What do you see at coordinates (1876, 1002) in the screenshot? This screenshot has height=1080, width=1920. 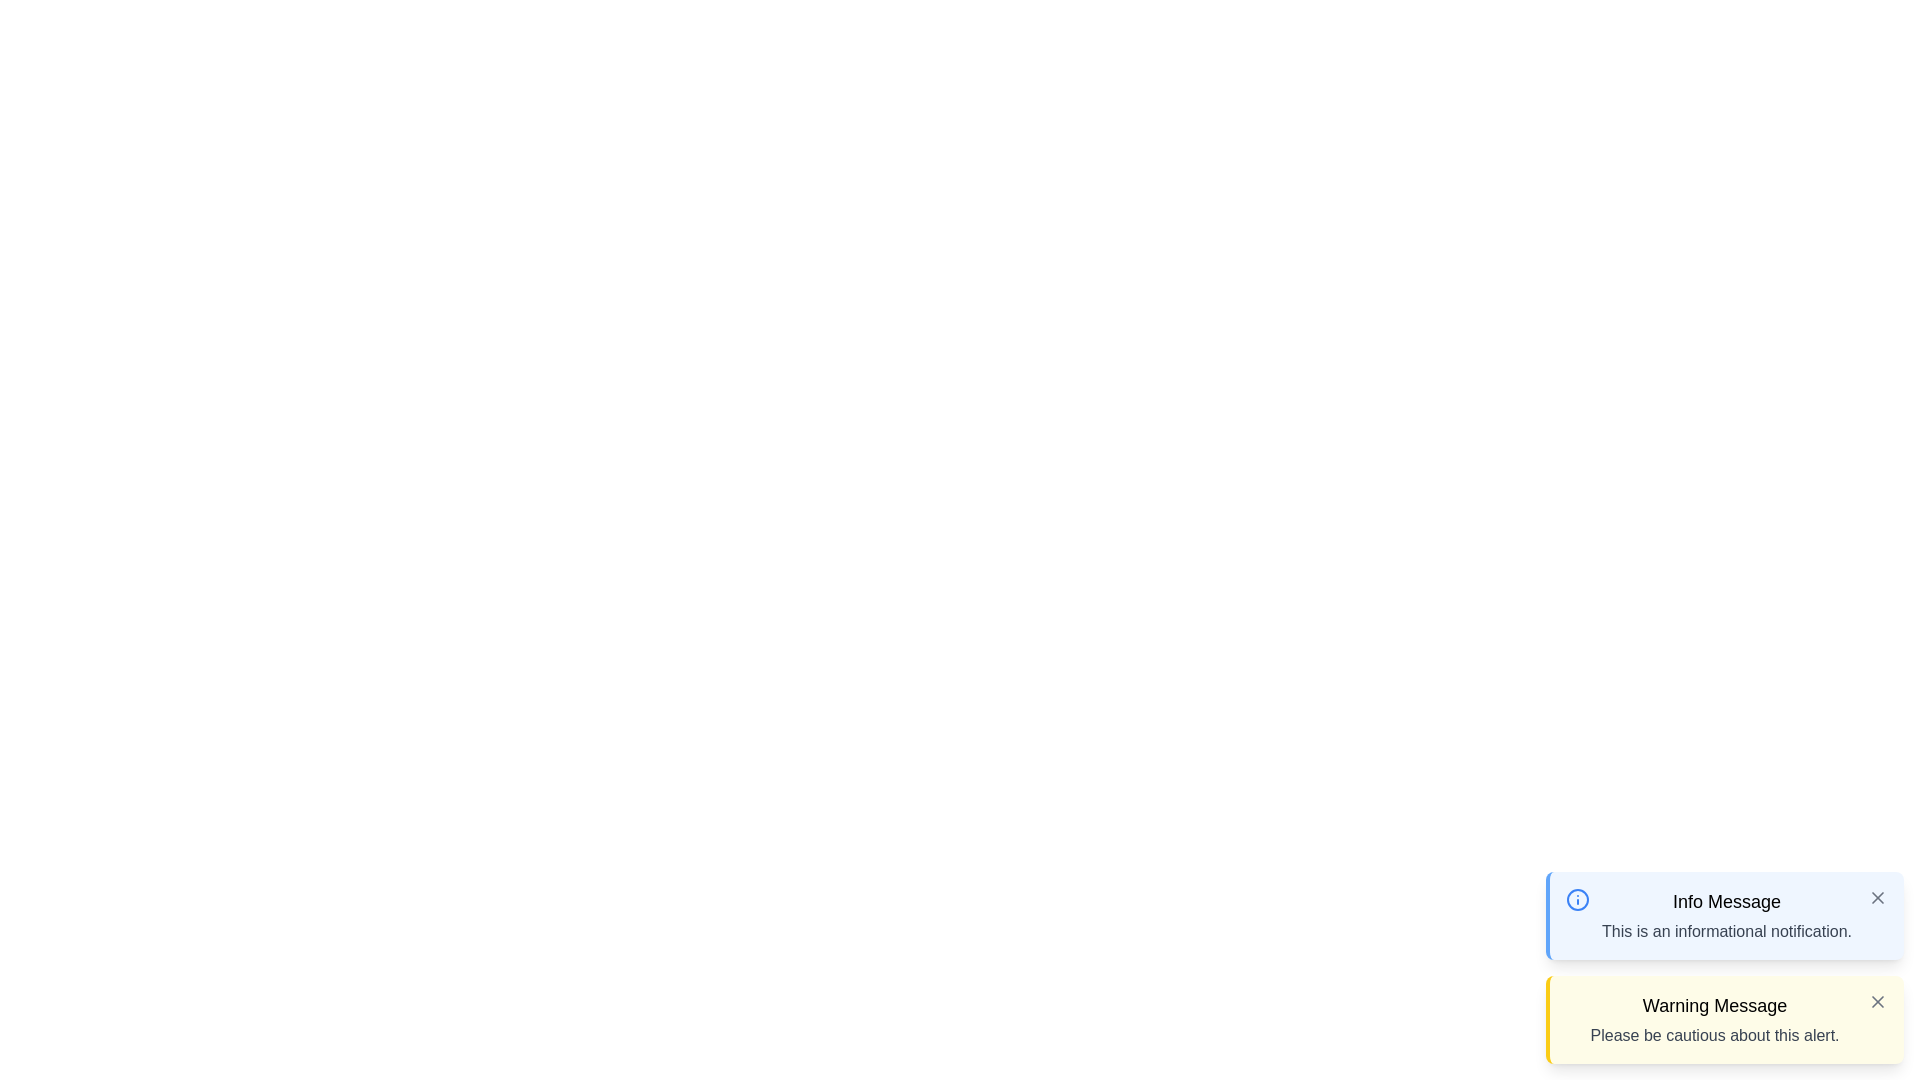 I see `the close button located in the top-right corner of the 'Warning Message' alert` at bounding box center [1876, 1002].